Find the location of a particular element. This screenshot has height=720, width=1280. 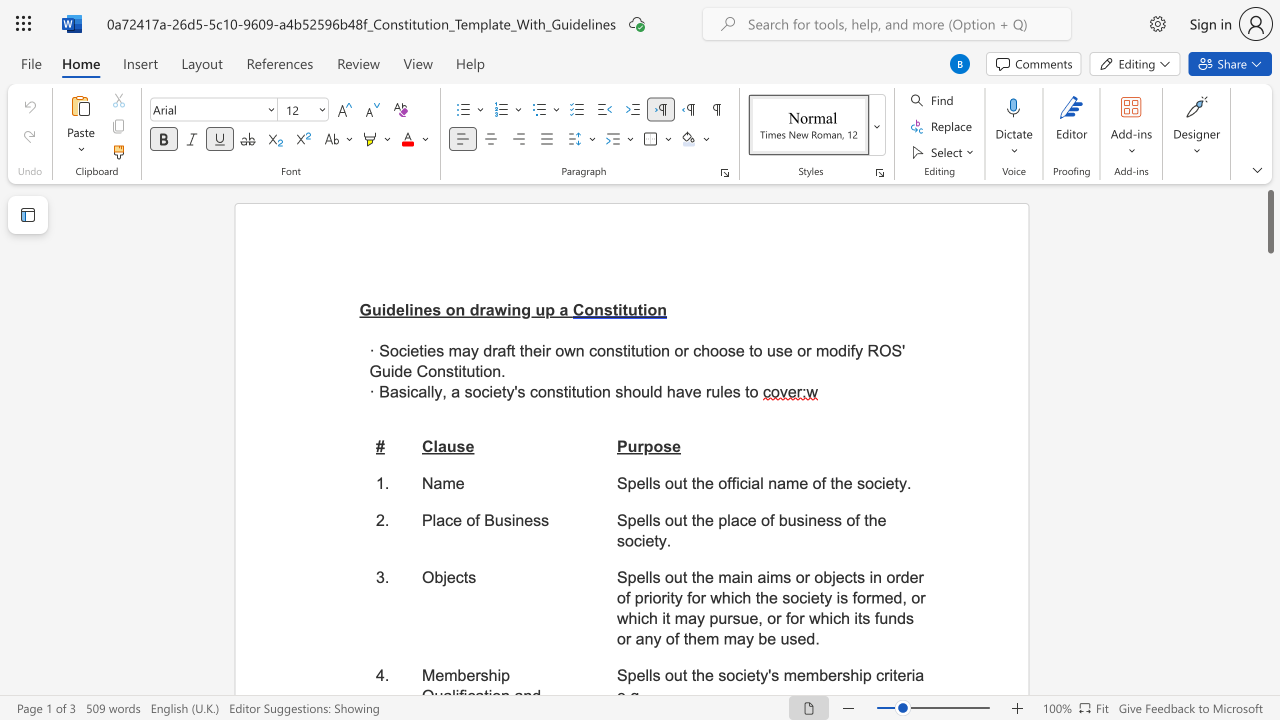

the 2th character "d" in the text is located at coordinates (473, 310).